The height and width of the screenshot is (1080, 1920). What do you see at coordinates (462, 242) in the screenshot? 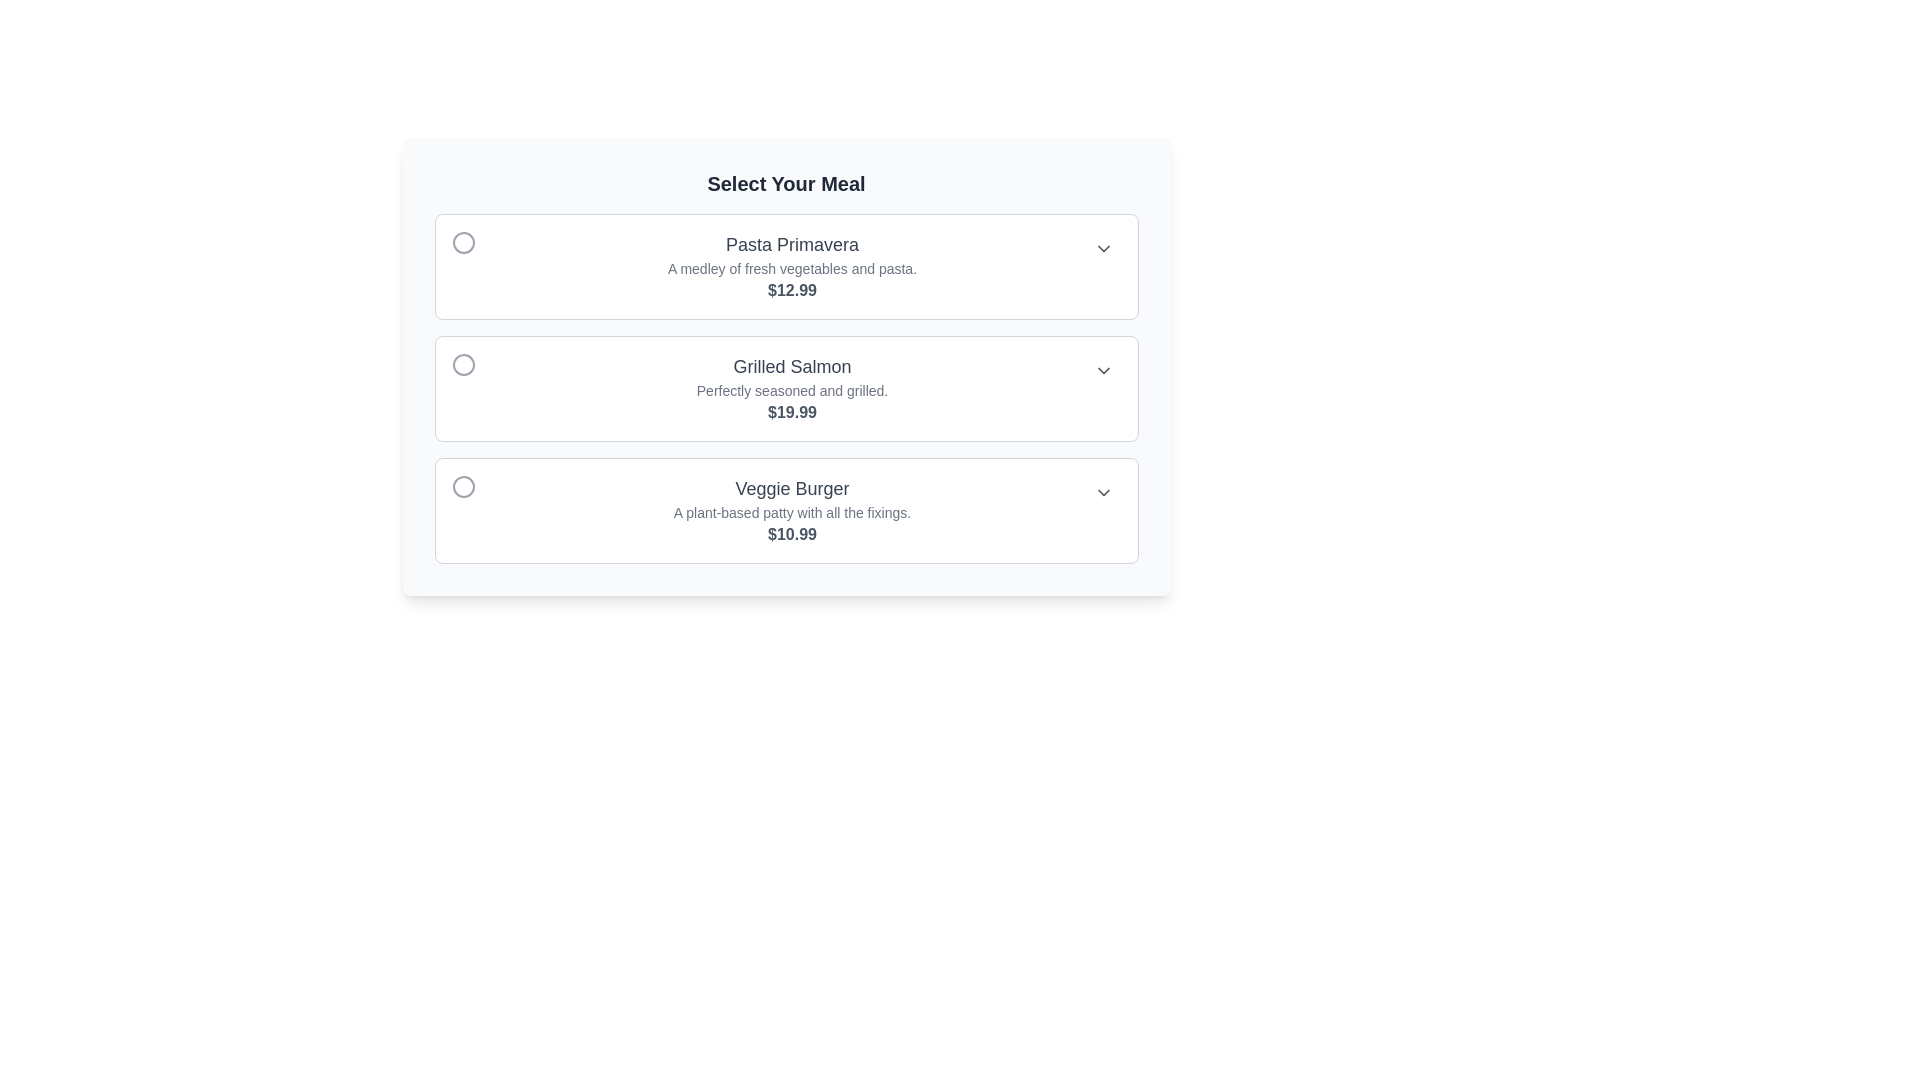
I see `the radio button` at bounding box center [462, 242].